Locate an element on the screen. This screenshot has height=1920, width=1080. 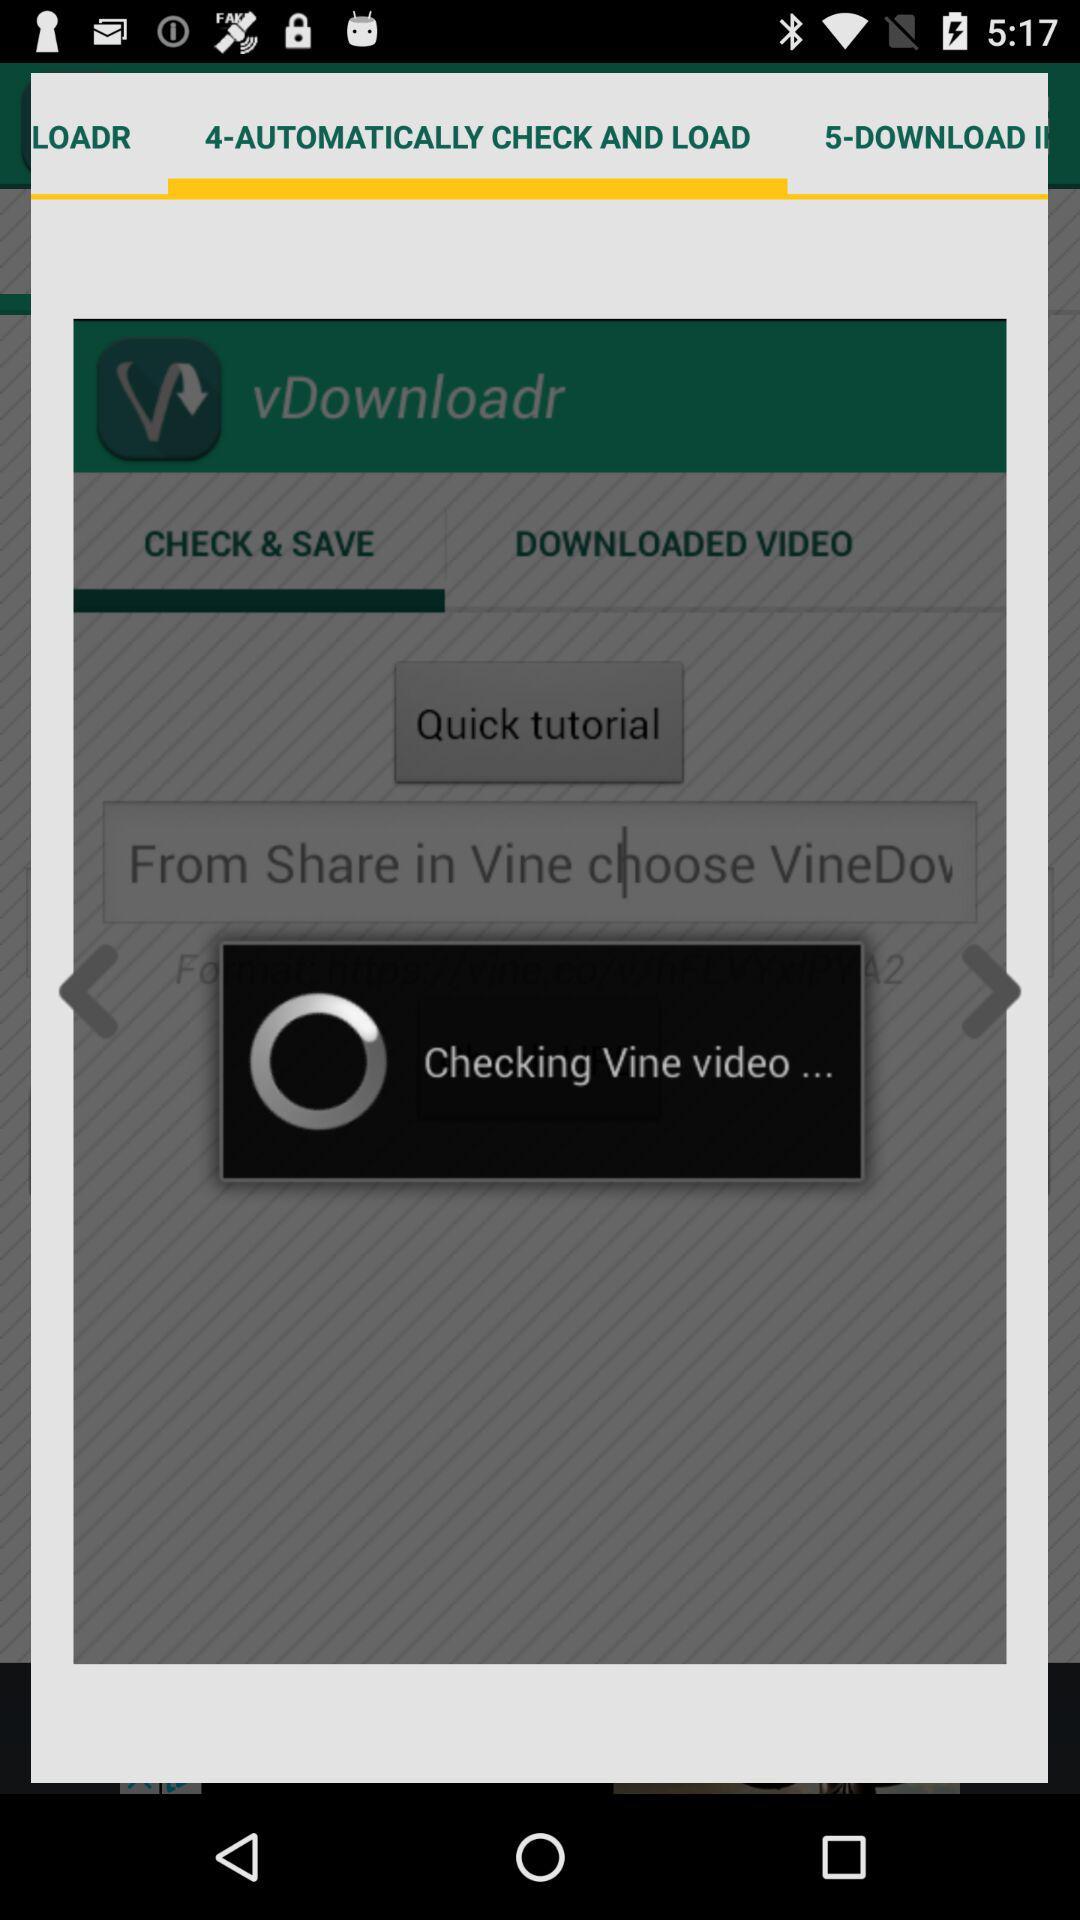
the item at the top is located at coordinates (477, 135).